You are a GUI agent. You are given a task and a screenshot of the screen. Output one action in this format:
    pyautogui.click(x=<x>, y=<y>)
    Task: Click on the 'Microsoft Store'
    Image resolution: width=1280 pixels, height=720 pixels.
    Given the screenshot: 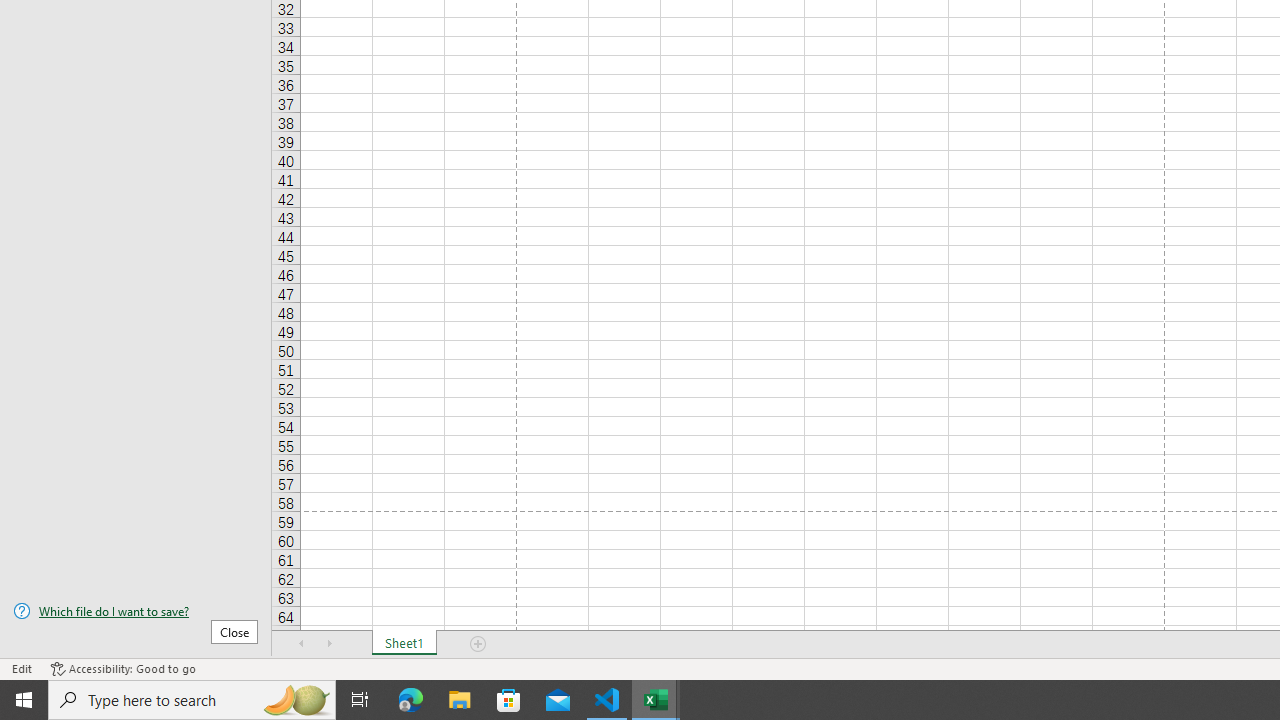 What is the action you would take?
    pyautogui.click(x=509, y=698)
    